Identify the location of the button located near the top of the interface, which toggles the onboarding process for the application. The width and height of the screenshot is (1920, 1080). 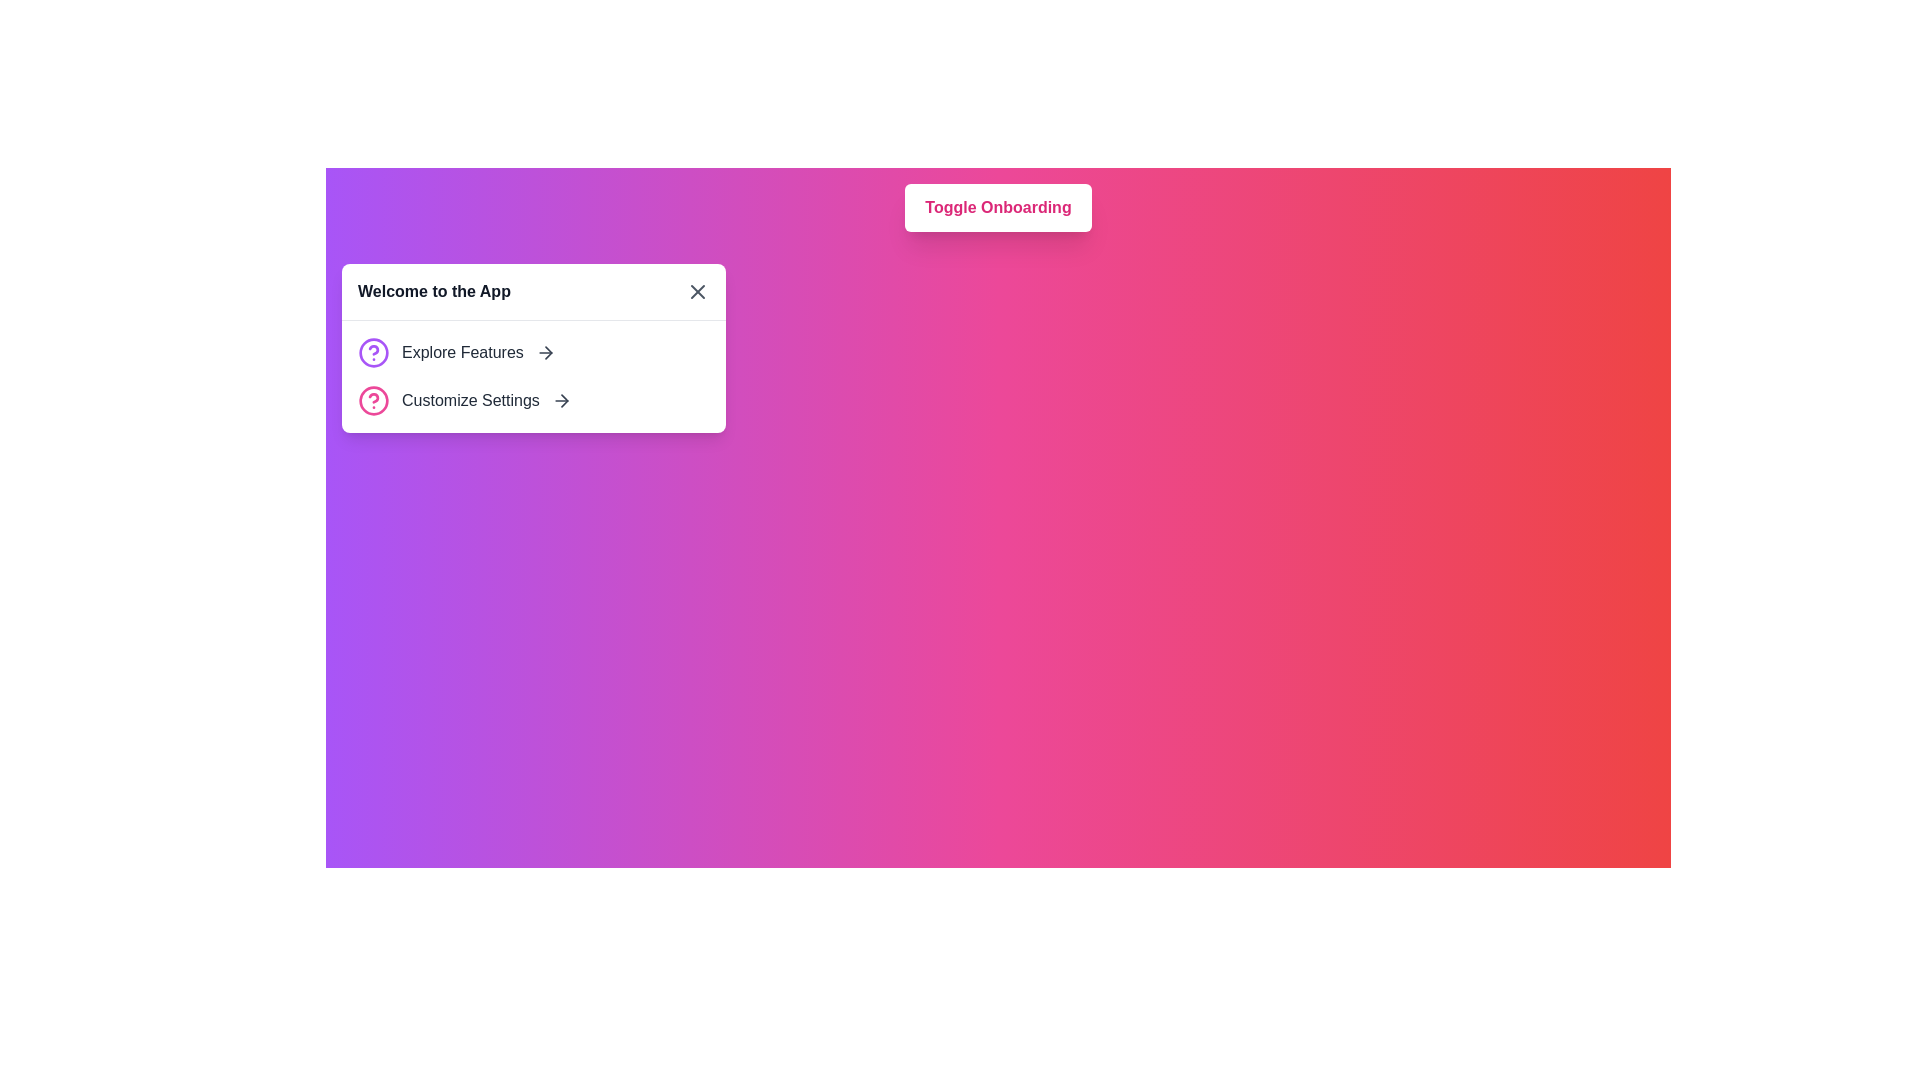
(998, 208).